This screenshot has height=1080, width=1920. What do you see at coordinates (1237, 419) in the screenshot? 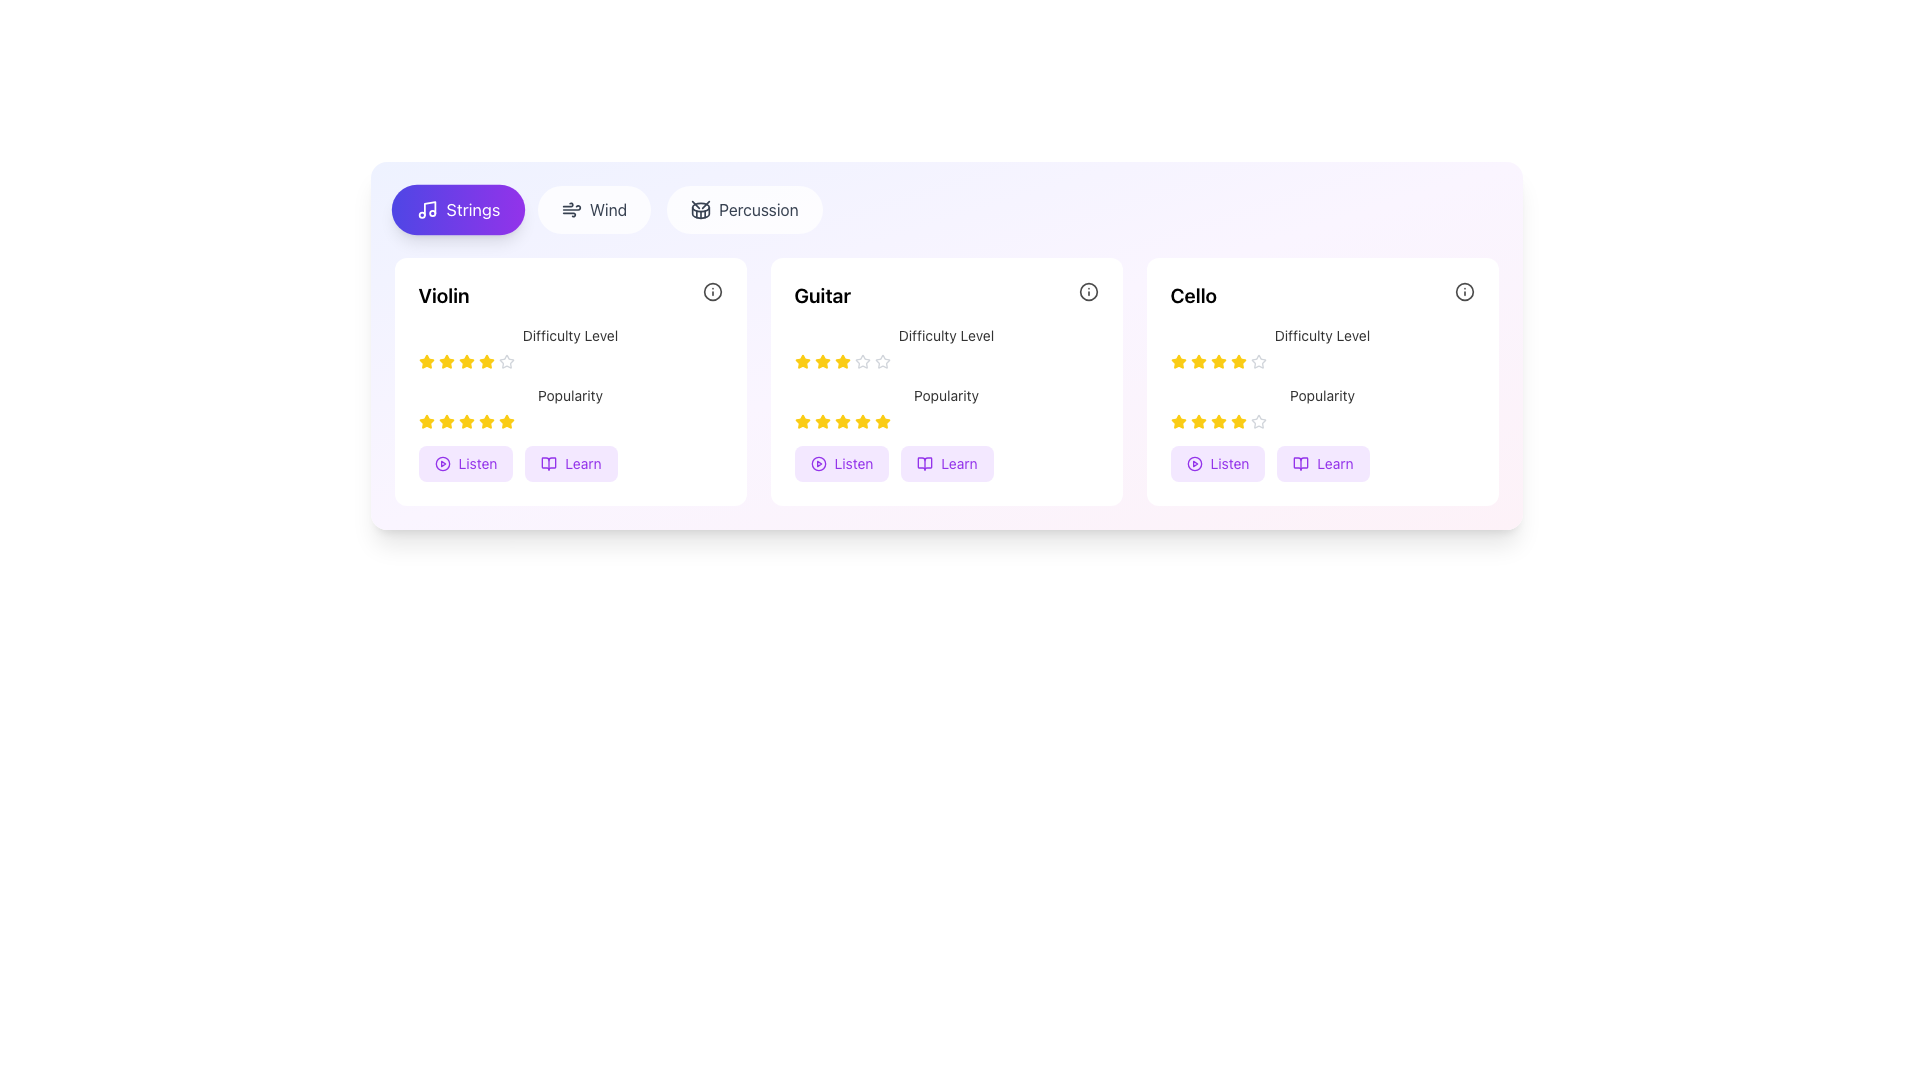
I see `the fourth star in the five-star rating system labeled 'Popularity' within the 'Cello' card` at bounding box center [1237, 419].